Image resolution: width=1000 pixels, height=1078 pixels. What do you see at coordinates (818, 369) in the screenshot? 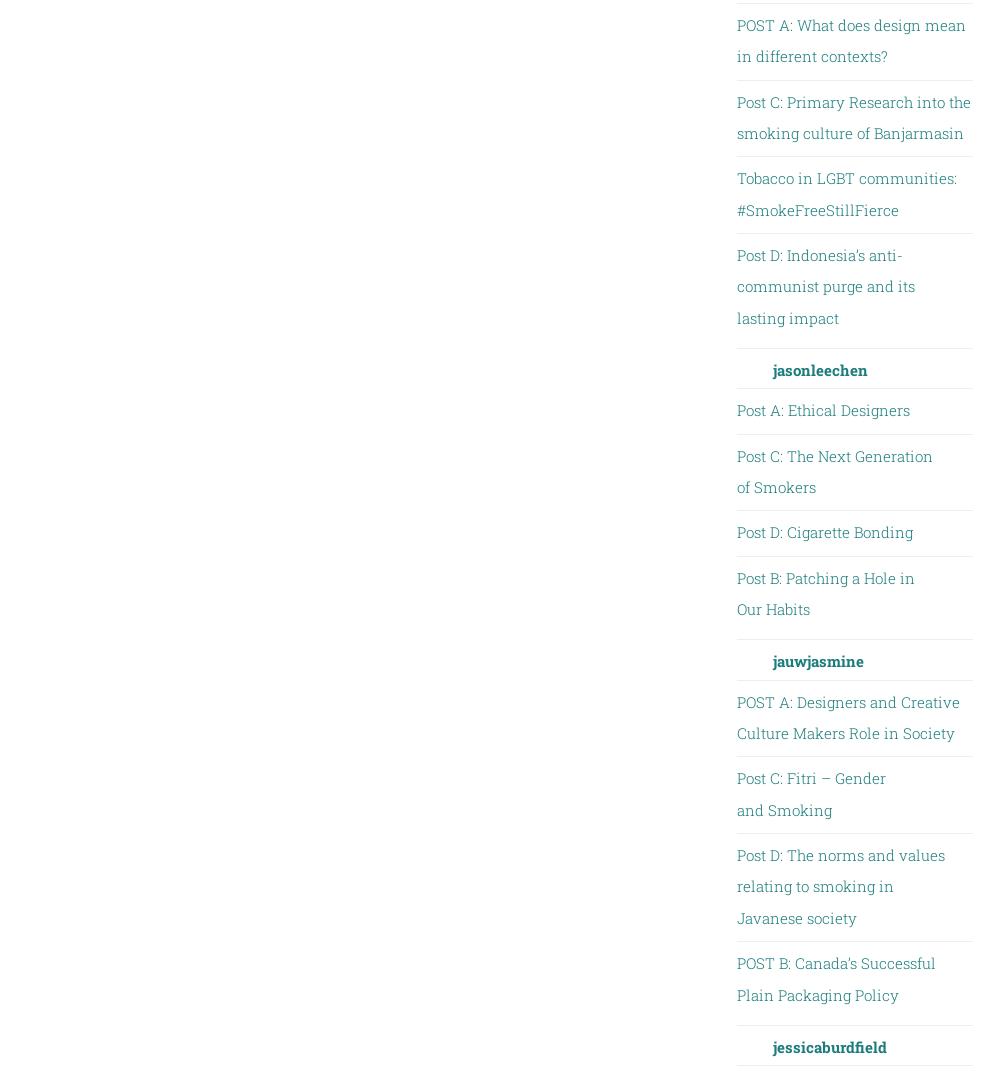
I see `'jasonleechen'` at bounding box center [818, 369].